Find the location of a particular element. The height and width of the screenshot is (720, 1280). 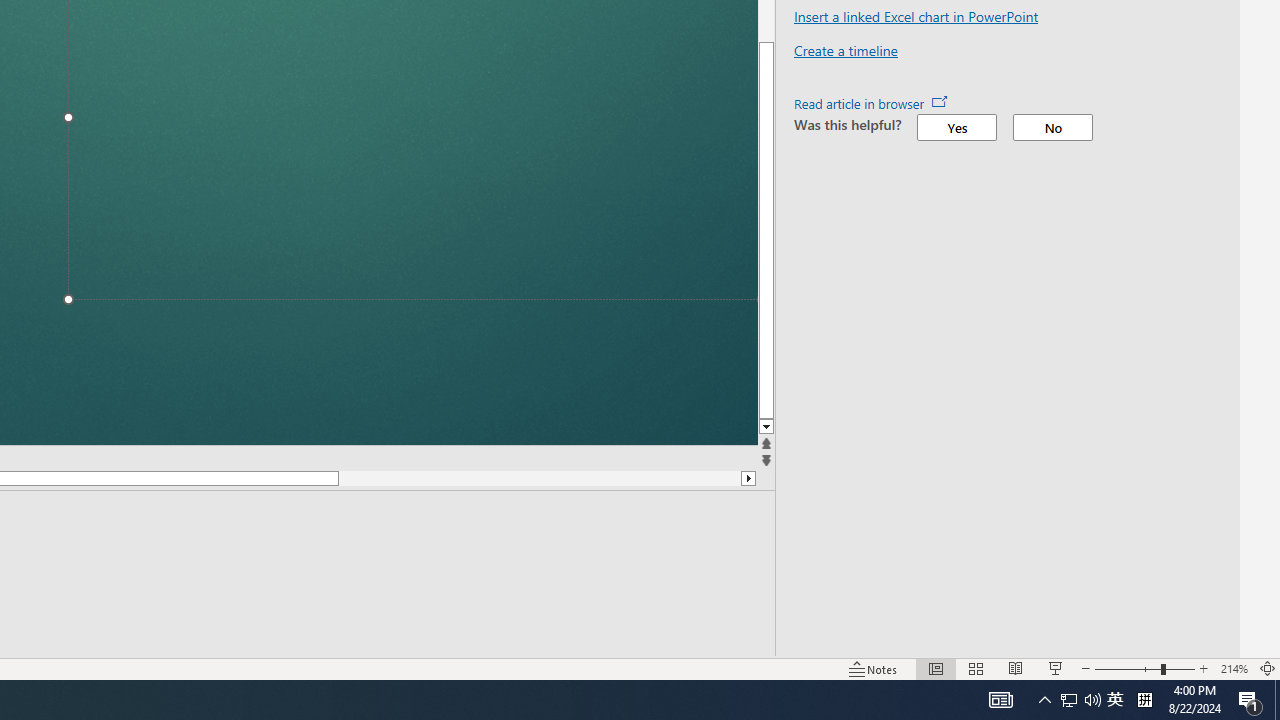

'Yes' is located at coordinates (955, 127).